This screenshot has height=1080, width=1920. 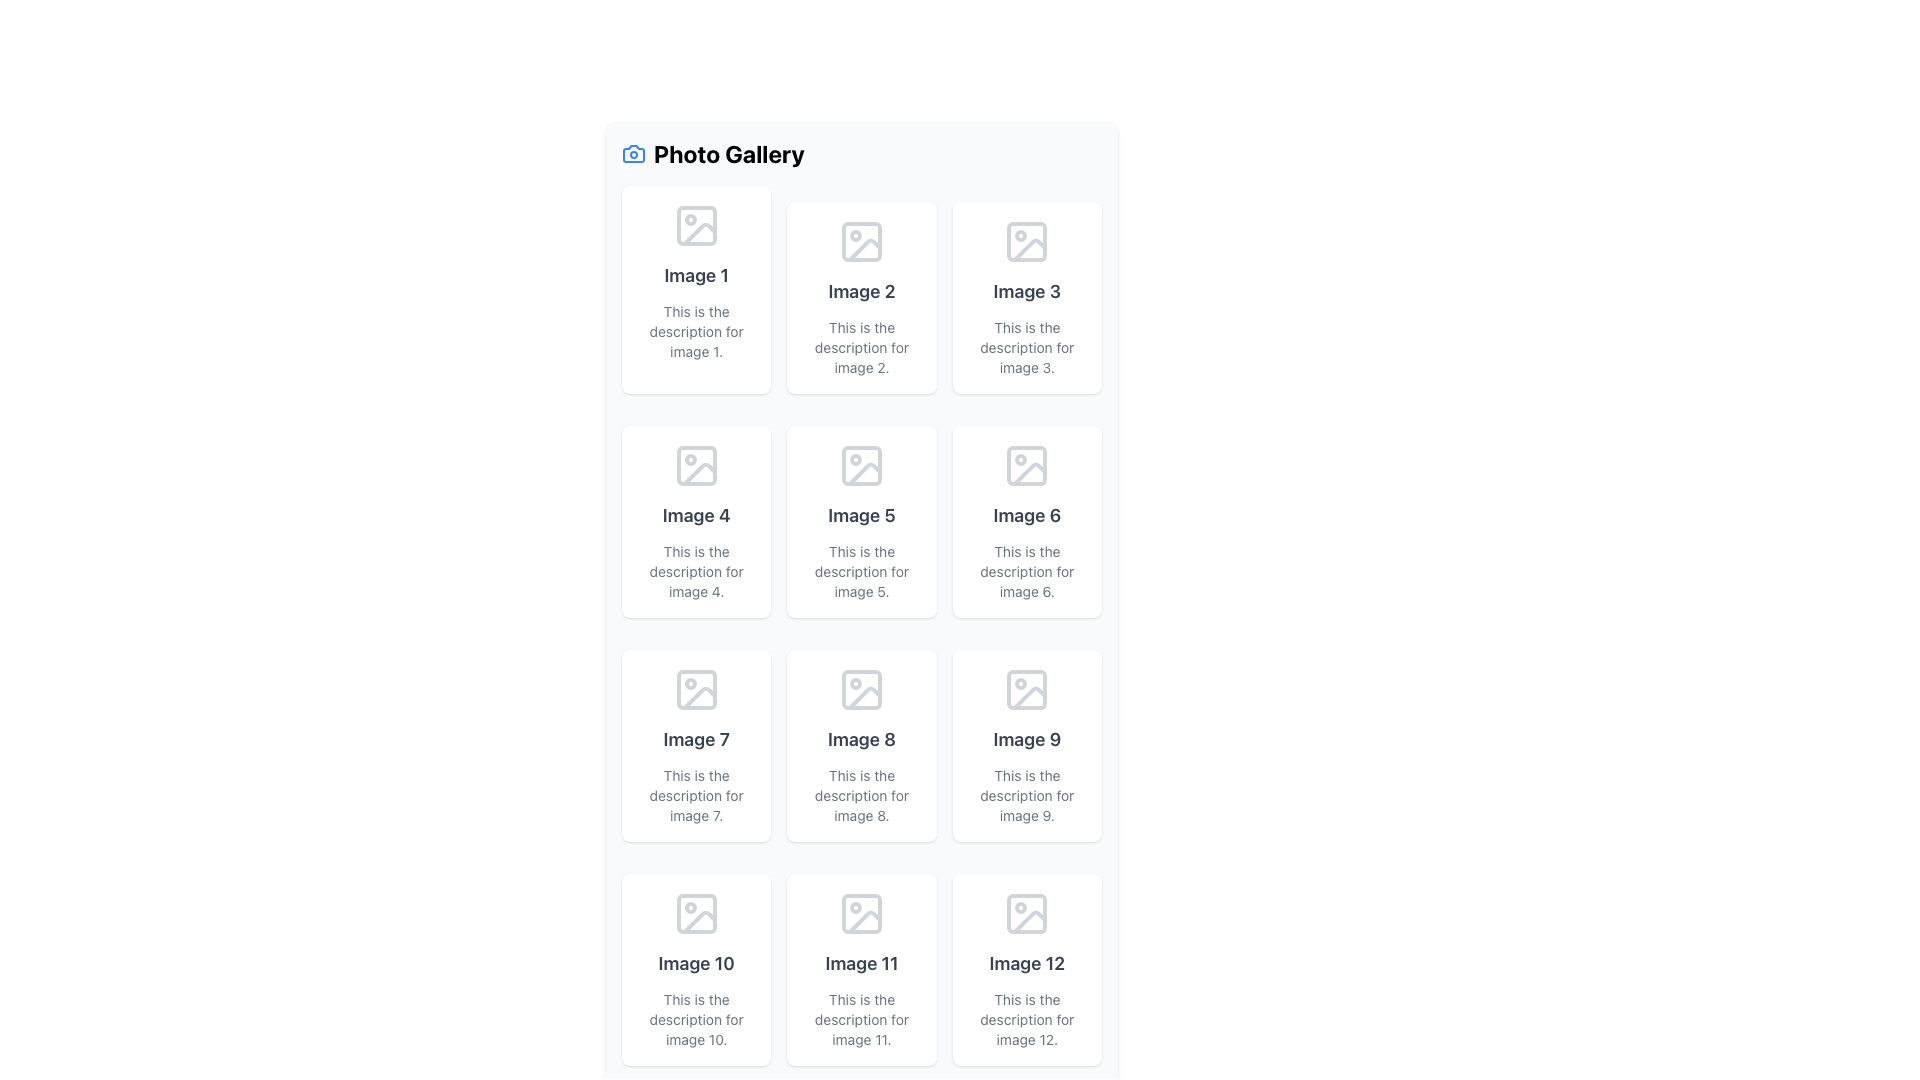 I want to click on the image icon representing a thumbnail in the photo gallery located in the third column of the fourth row, beneath 'Image 11' and above its description, so click(x=861, y=914).